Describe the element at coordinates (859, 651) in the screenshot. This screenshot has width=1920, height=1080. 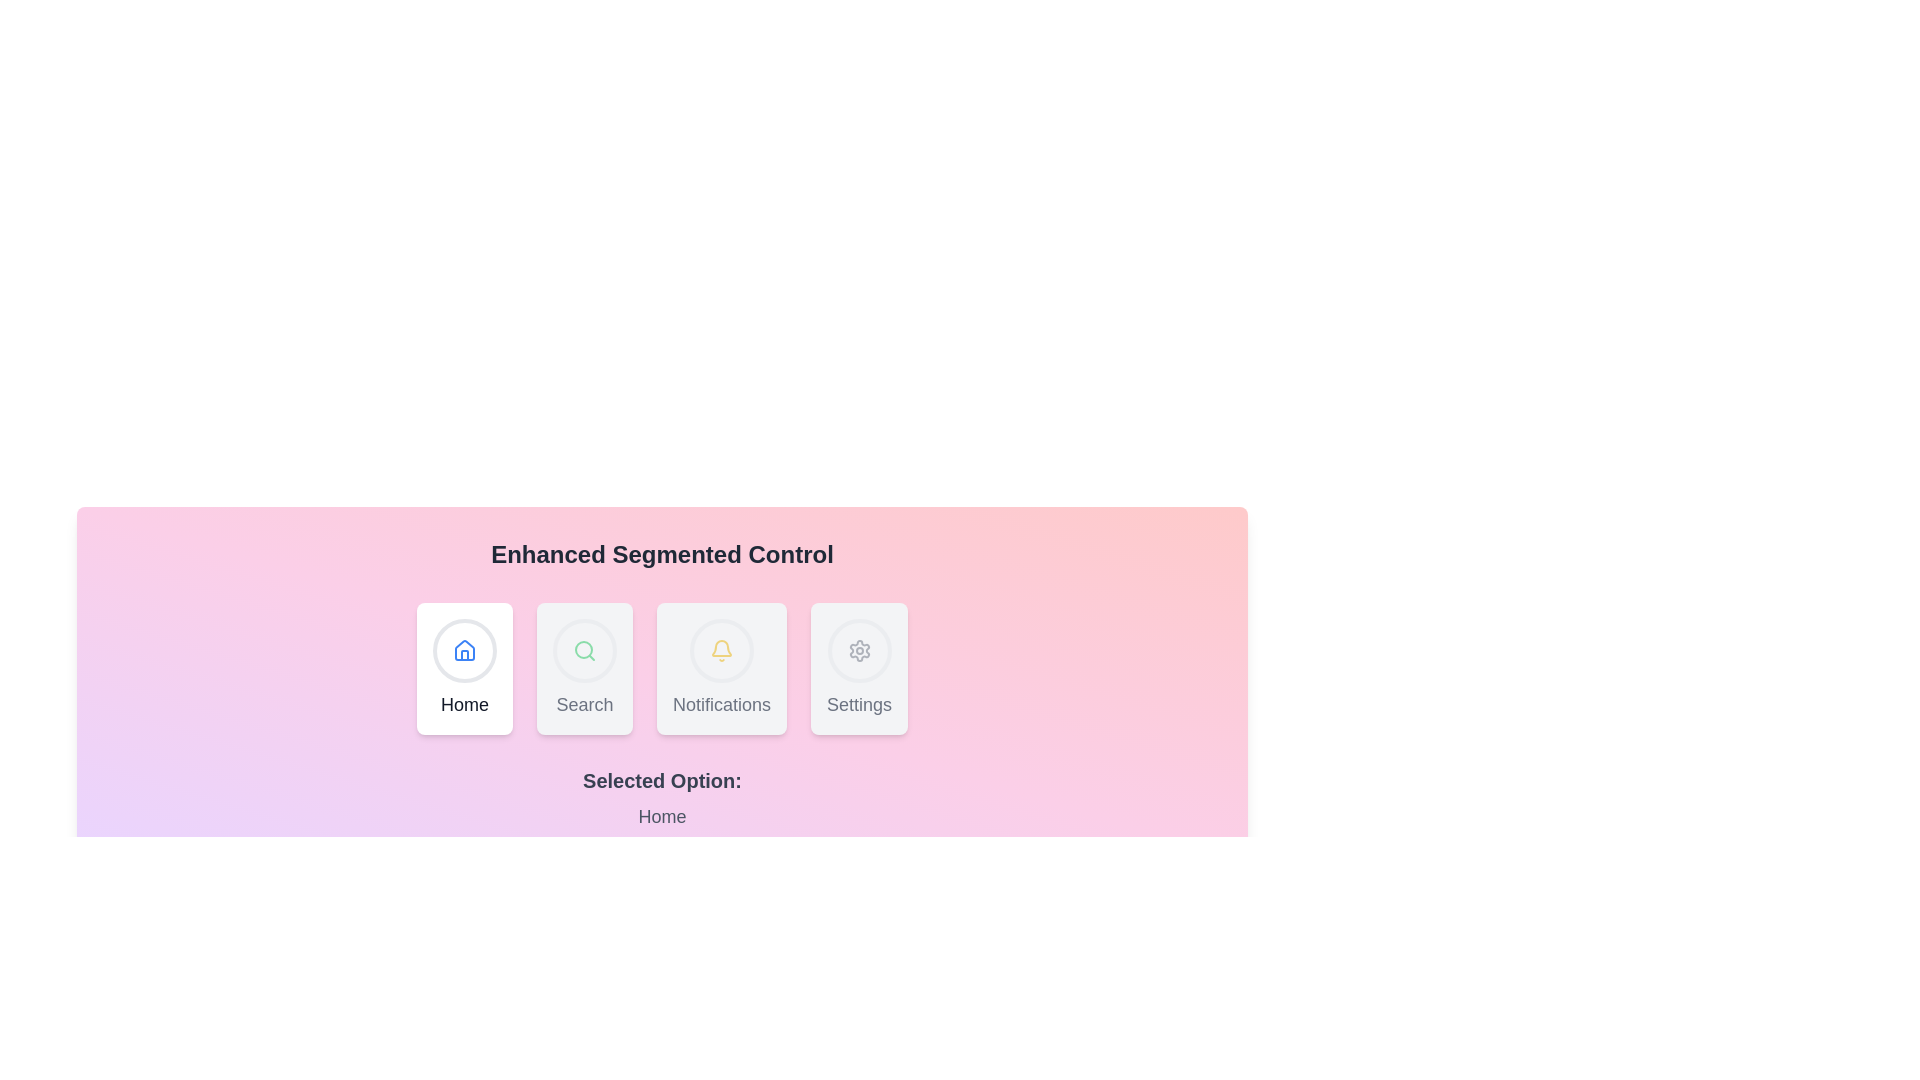
I see `the 'Settings' icon, which serves as a visual indicator for accessing configuration options` at that location.